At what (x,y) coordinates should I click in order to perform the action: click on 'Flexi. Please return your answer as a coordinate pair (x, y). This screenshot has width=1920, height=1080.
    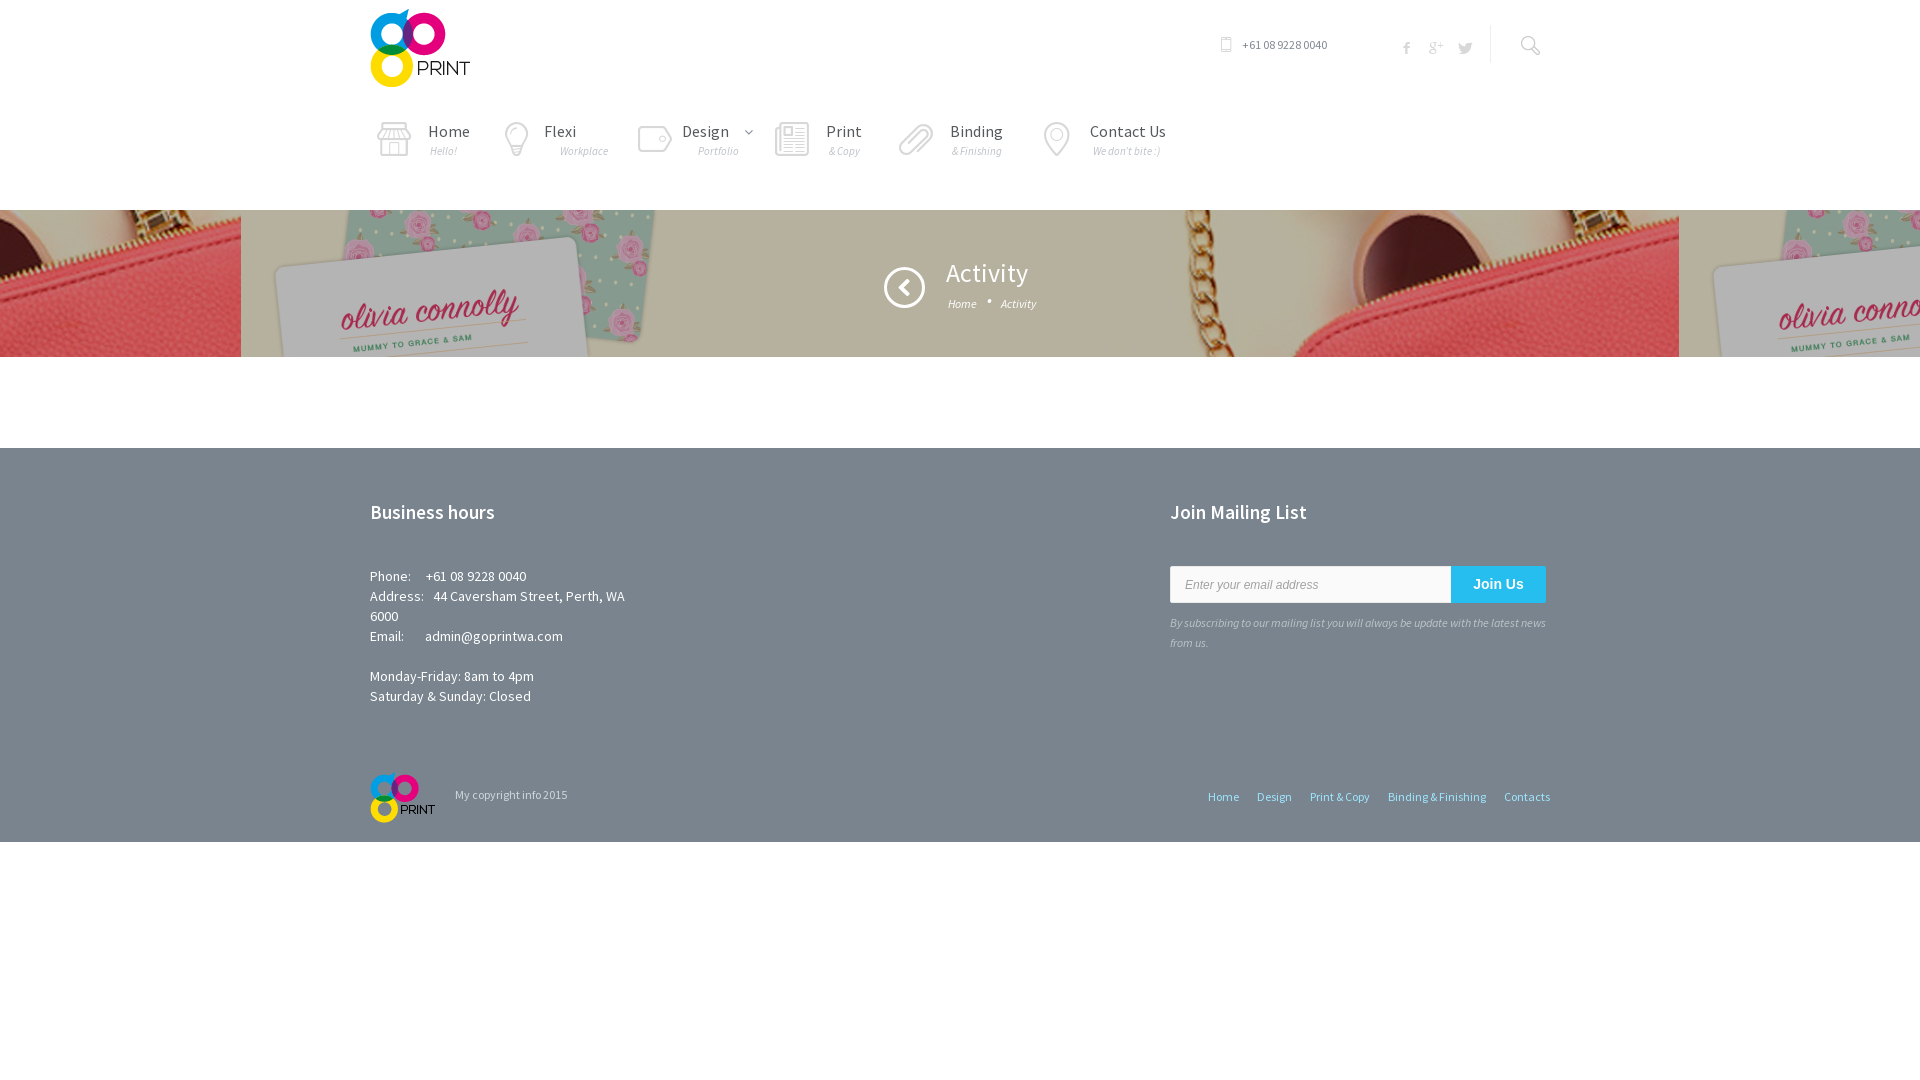
    Looking at the image, I should click on (553, 141).